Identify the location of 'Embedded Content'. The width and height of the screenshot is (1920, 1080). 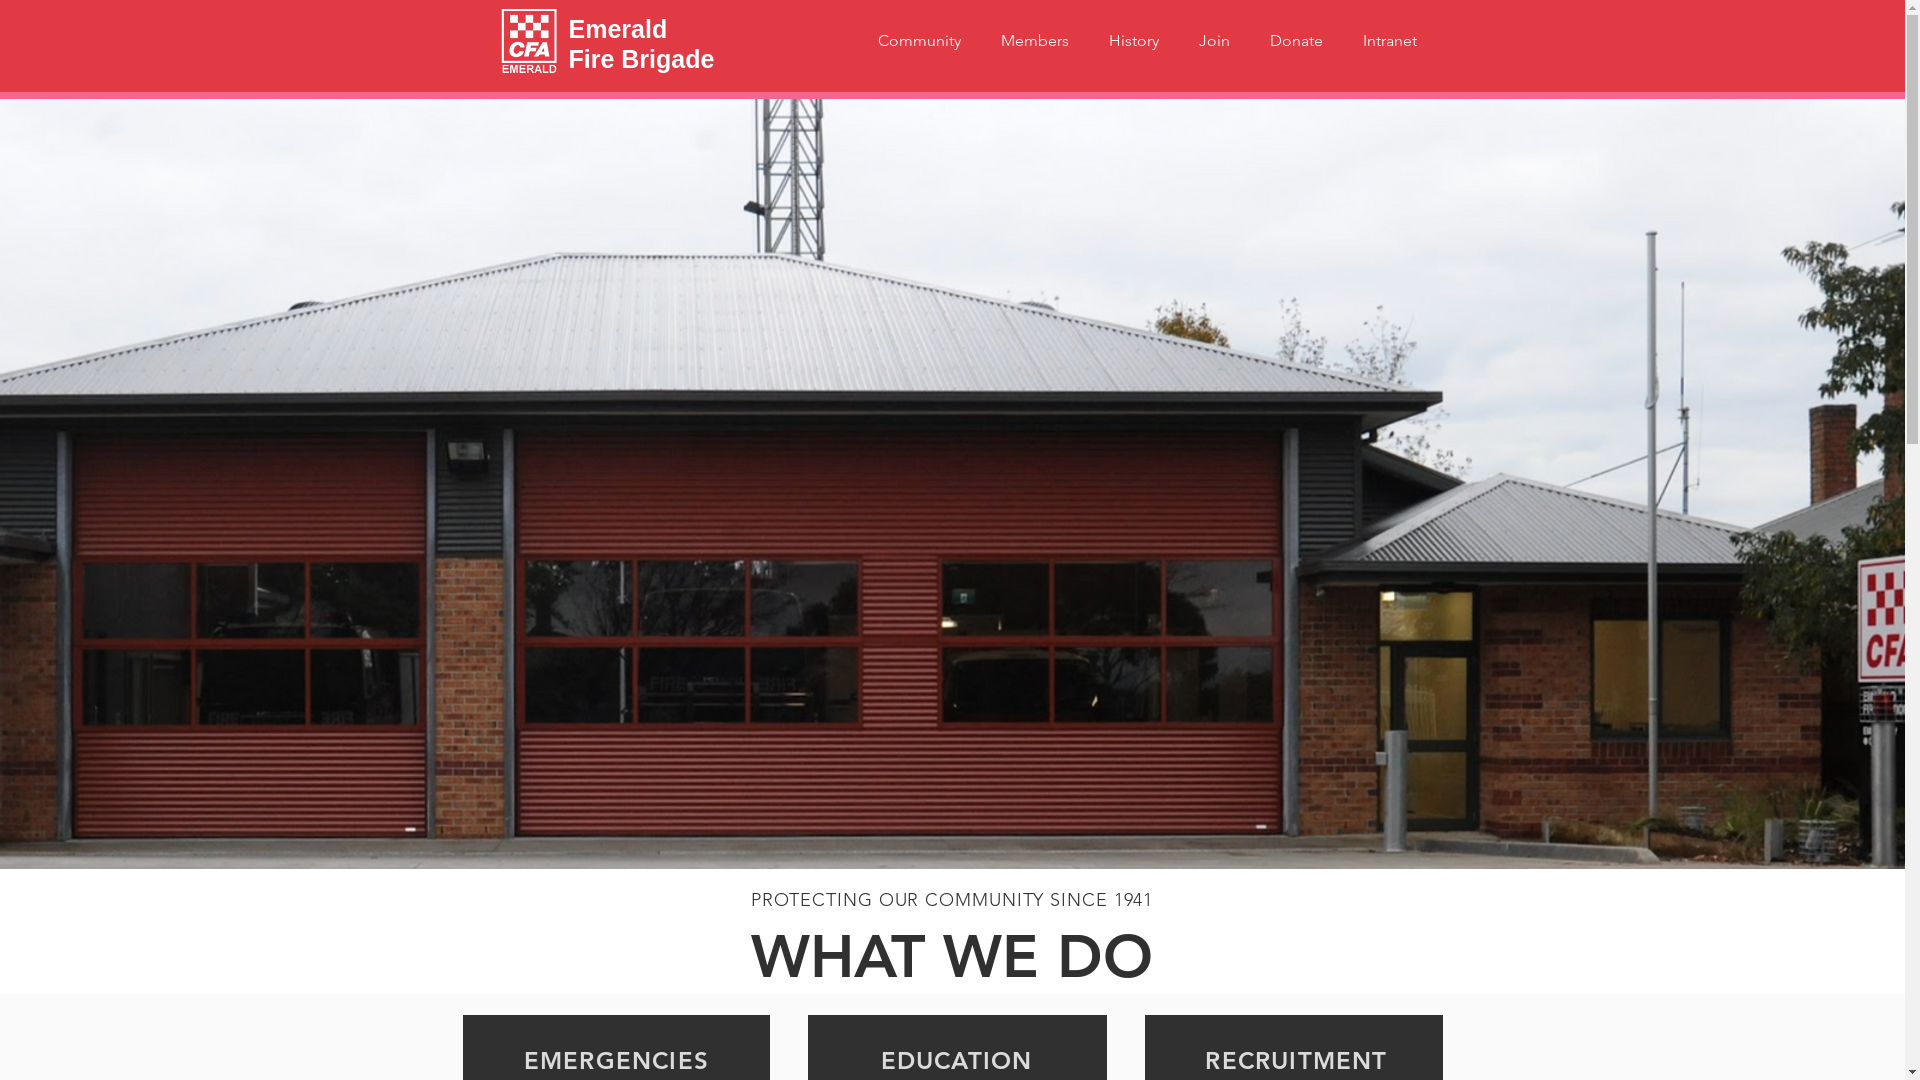
(1326, 773).